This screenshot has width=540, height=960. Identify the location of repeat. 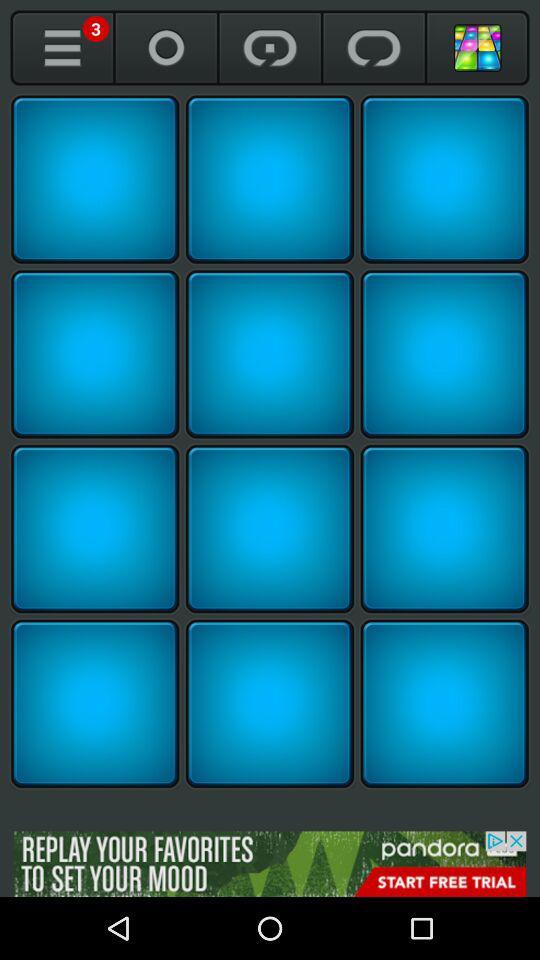
(374, 47).